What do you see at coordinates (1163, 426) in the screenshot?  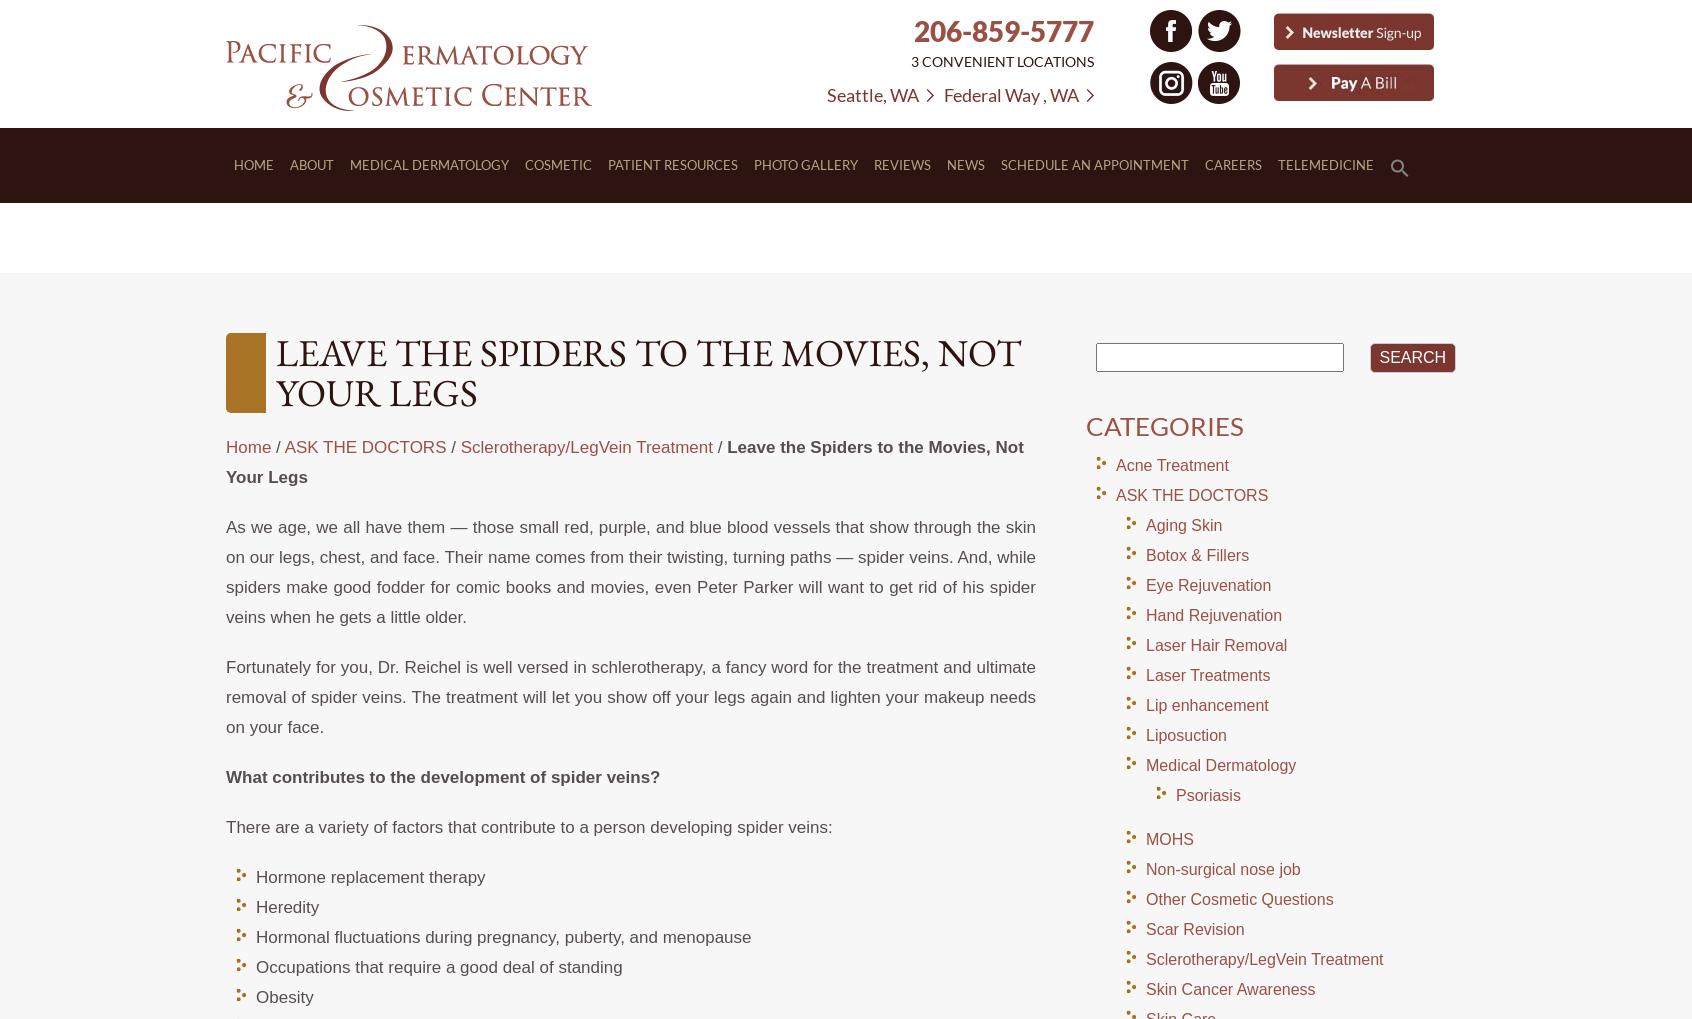 I see `'Categories'` at bounding box center [1163, 426].